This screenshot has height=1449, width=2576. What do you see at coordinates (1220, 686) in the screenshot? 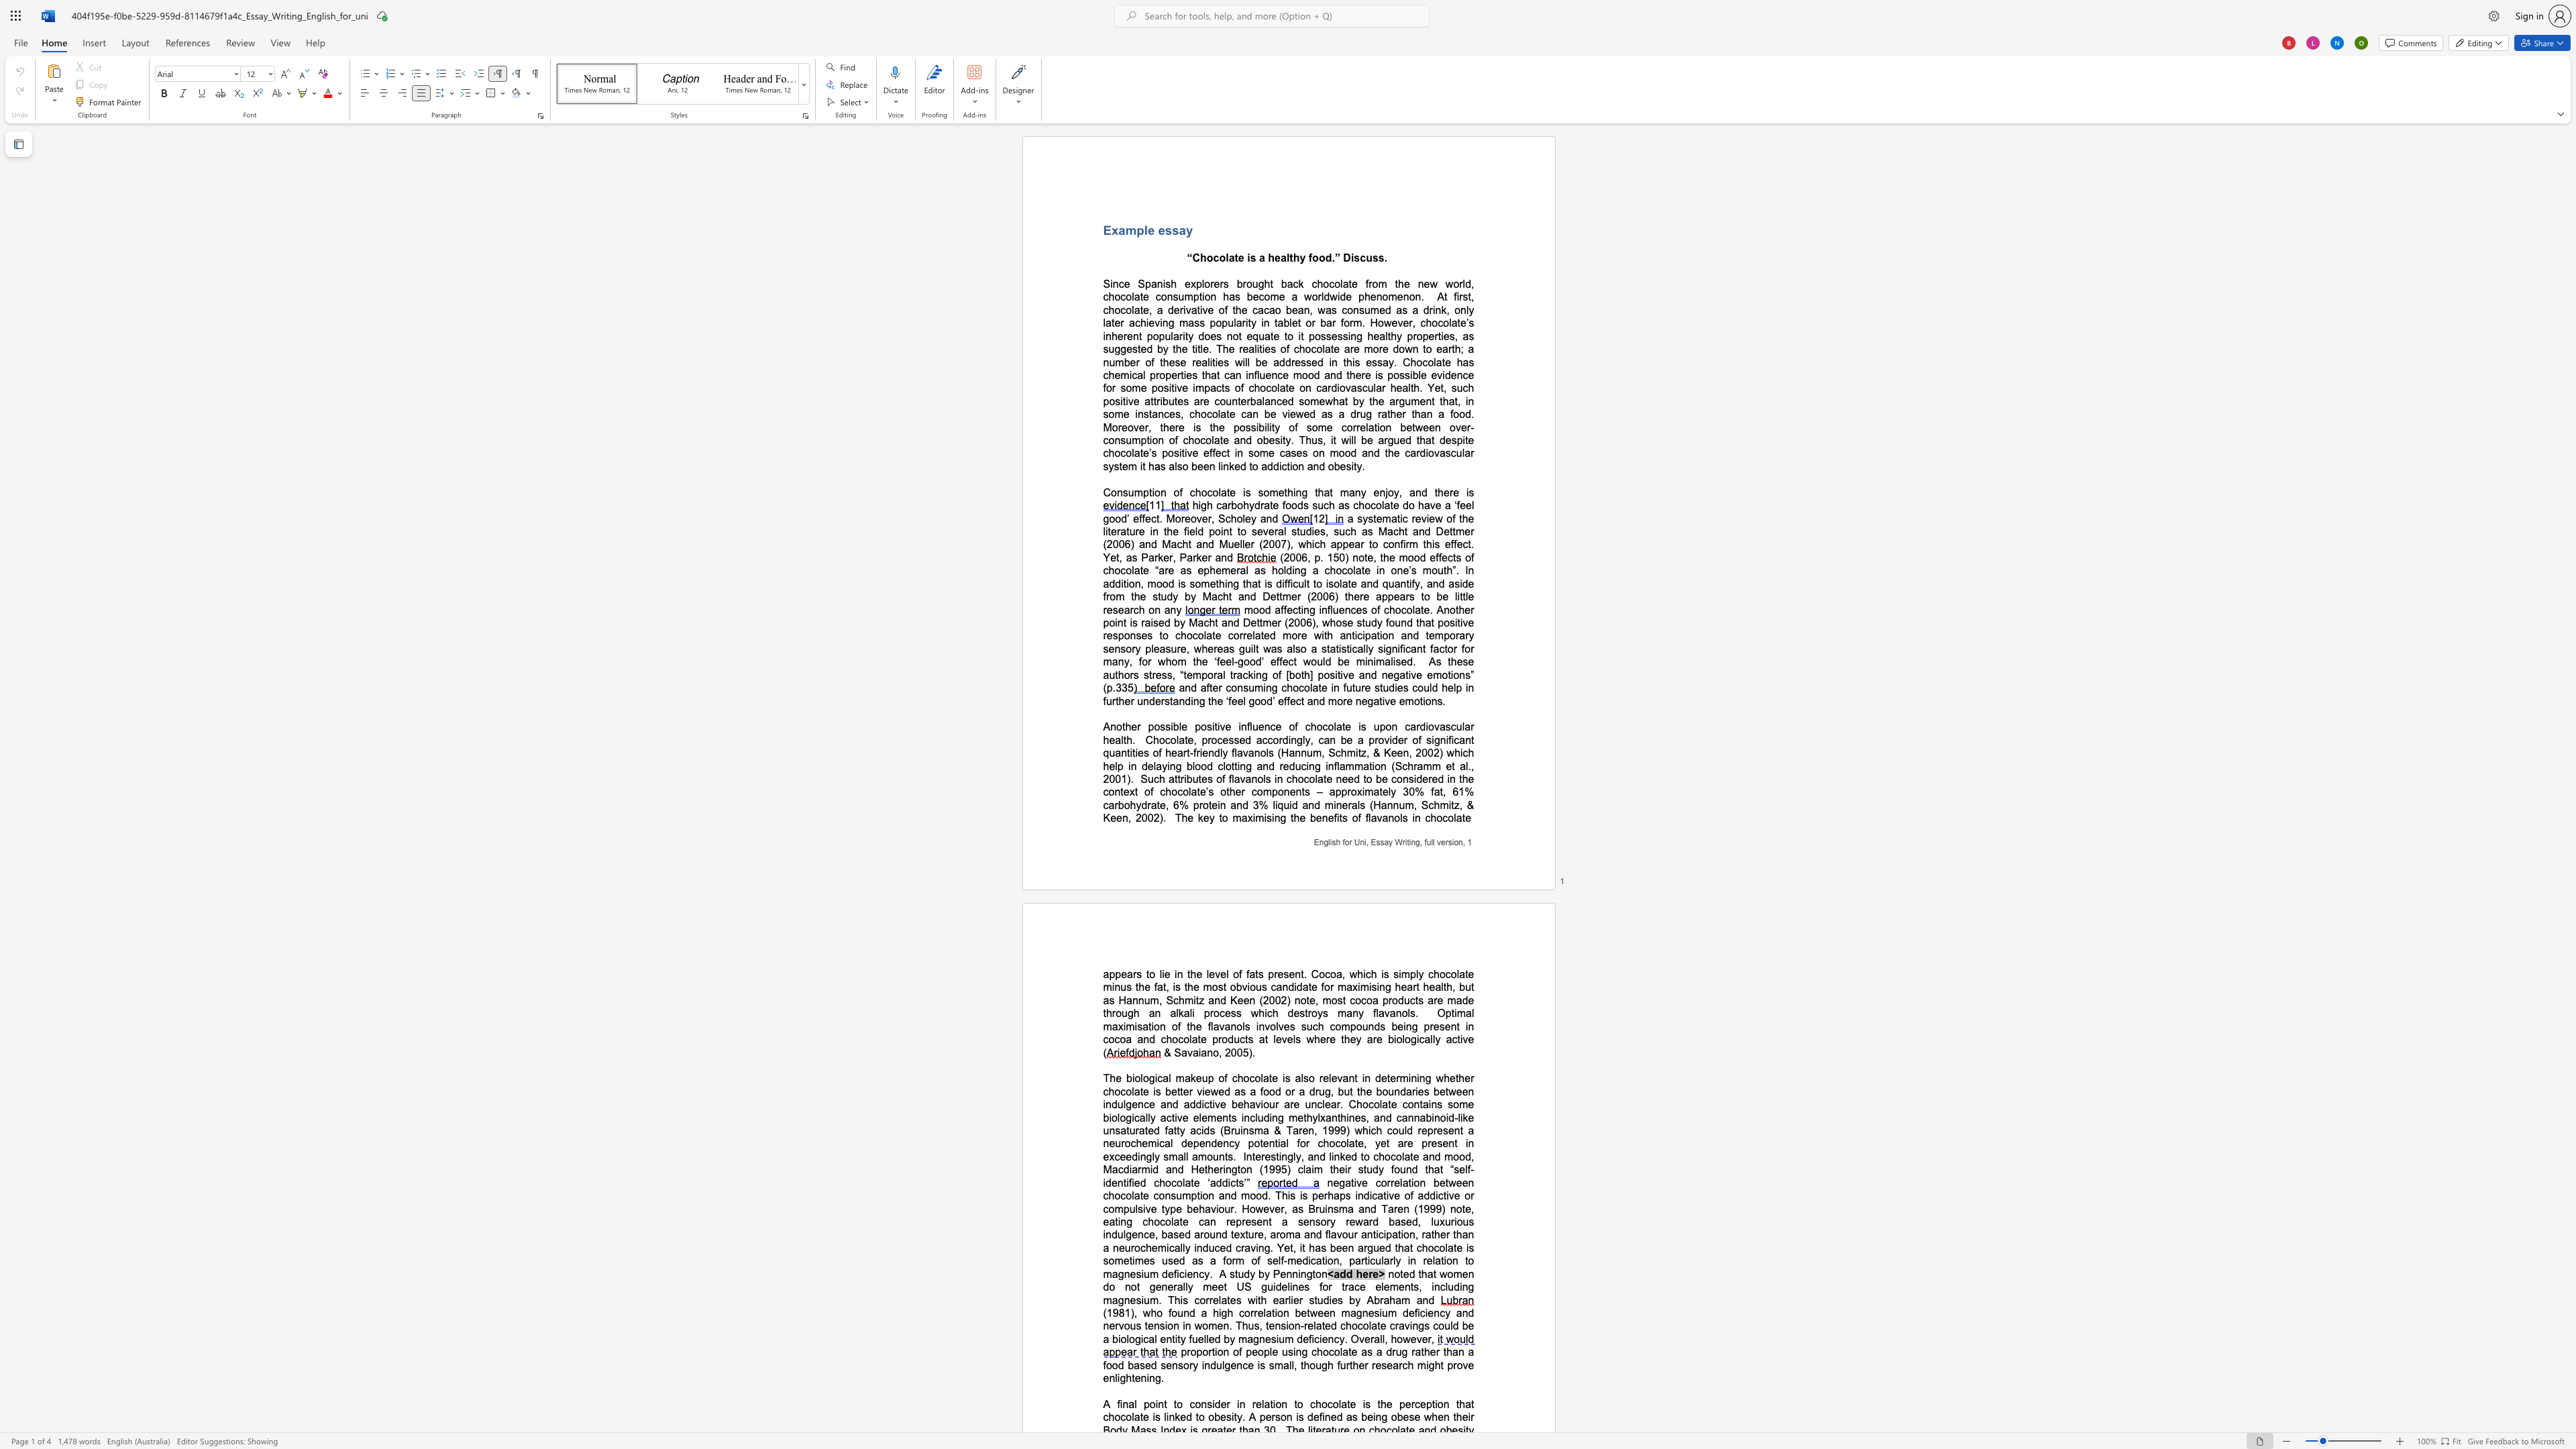
I see `the 1th character "r" in the text` at bounding box center [1220, 686].